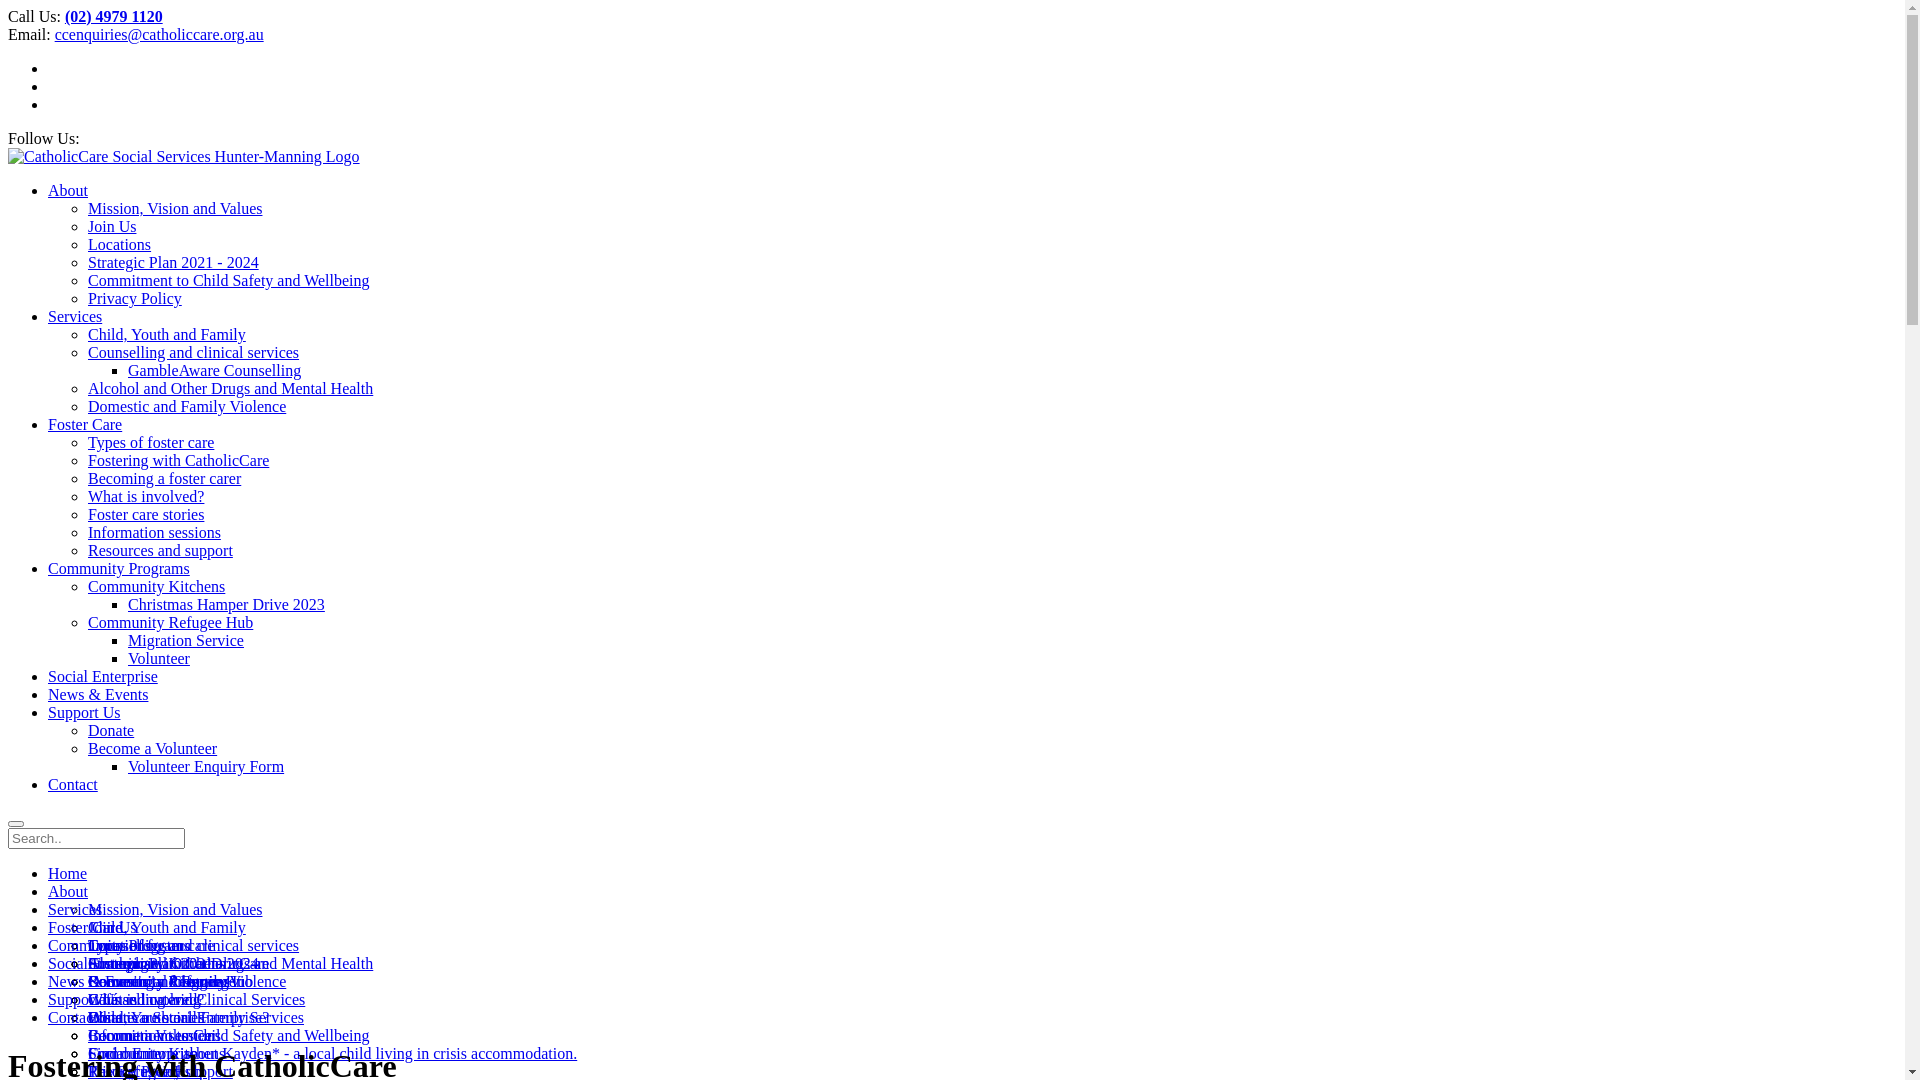  I want to click on 'Commercial Cleaning', so click(157, 980).